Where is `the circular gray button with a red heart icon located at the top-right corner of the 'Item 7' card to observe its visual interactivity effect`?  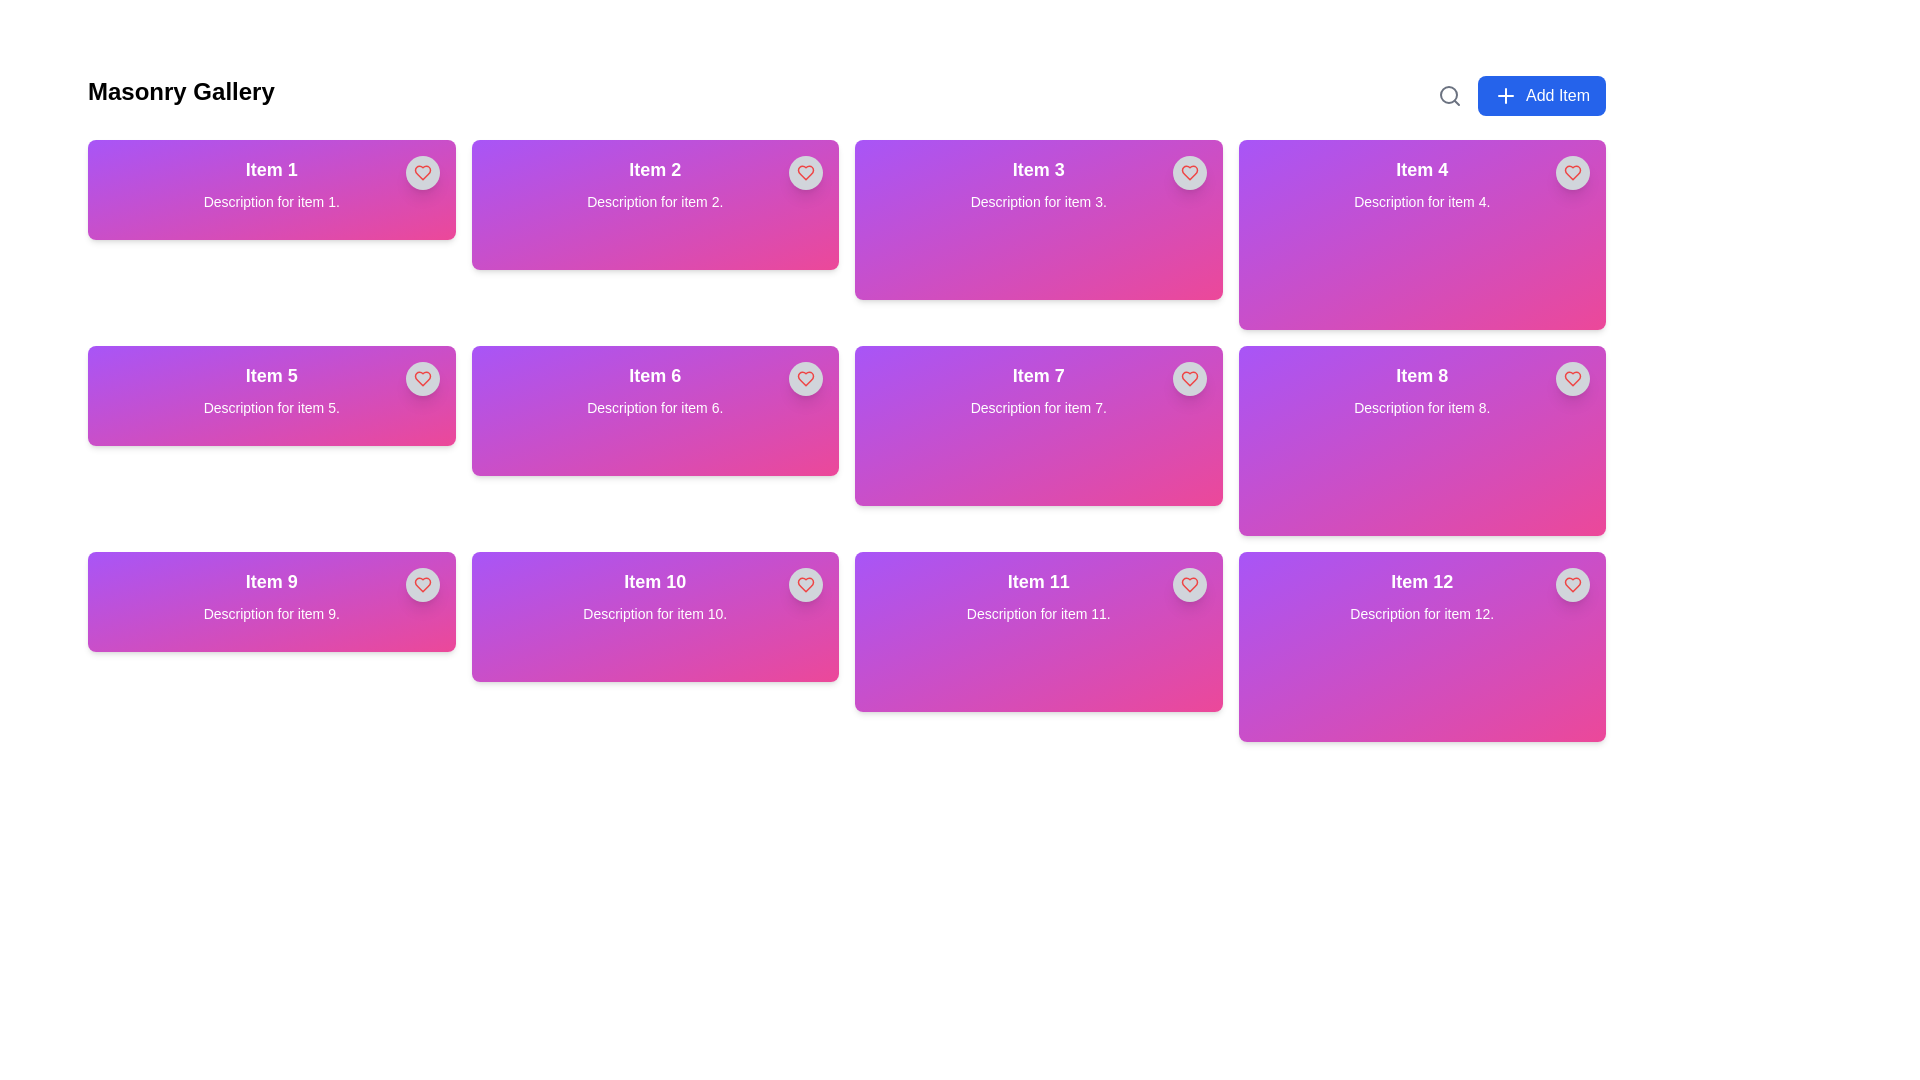 the circular gray button with a red heart icon located at the top-right corner of the 'Item 7' card to observe its visual interactivity effect is located at coordinates (1189, 378).